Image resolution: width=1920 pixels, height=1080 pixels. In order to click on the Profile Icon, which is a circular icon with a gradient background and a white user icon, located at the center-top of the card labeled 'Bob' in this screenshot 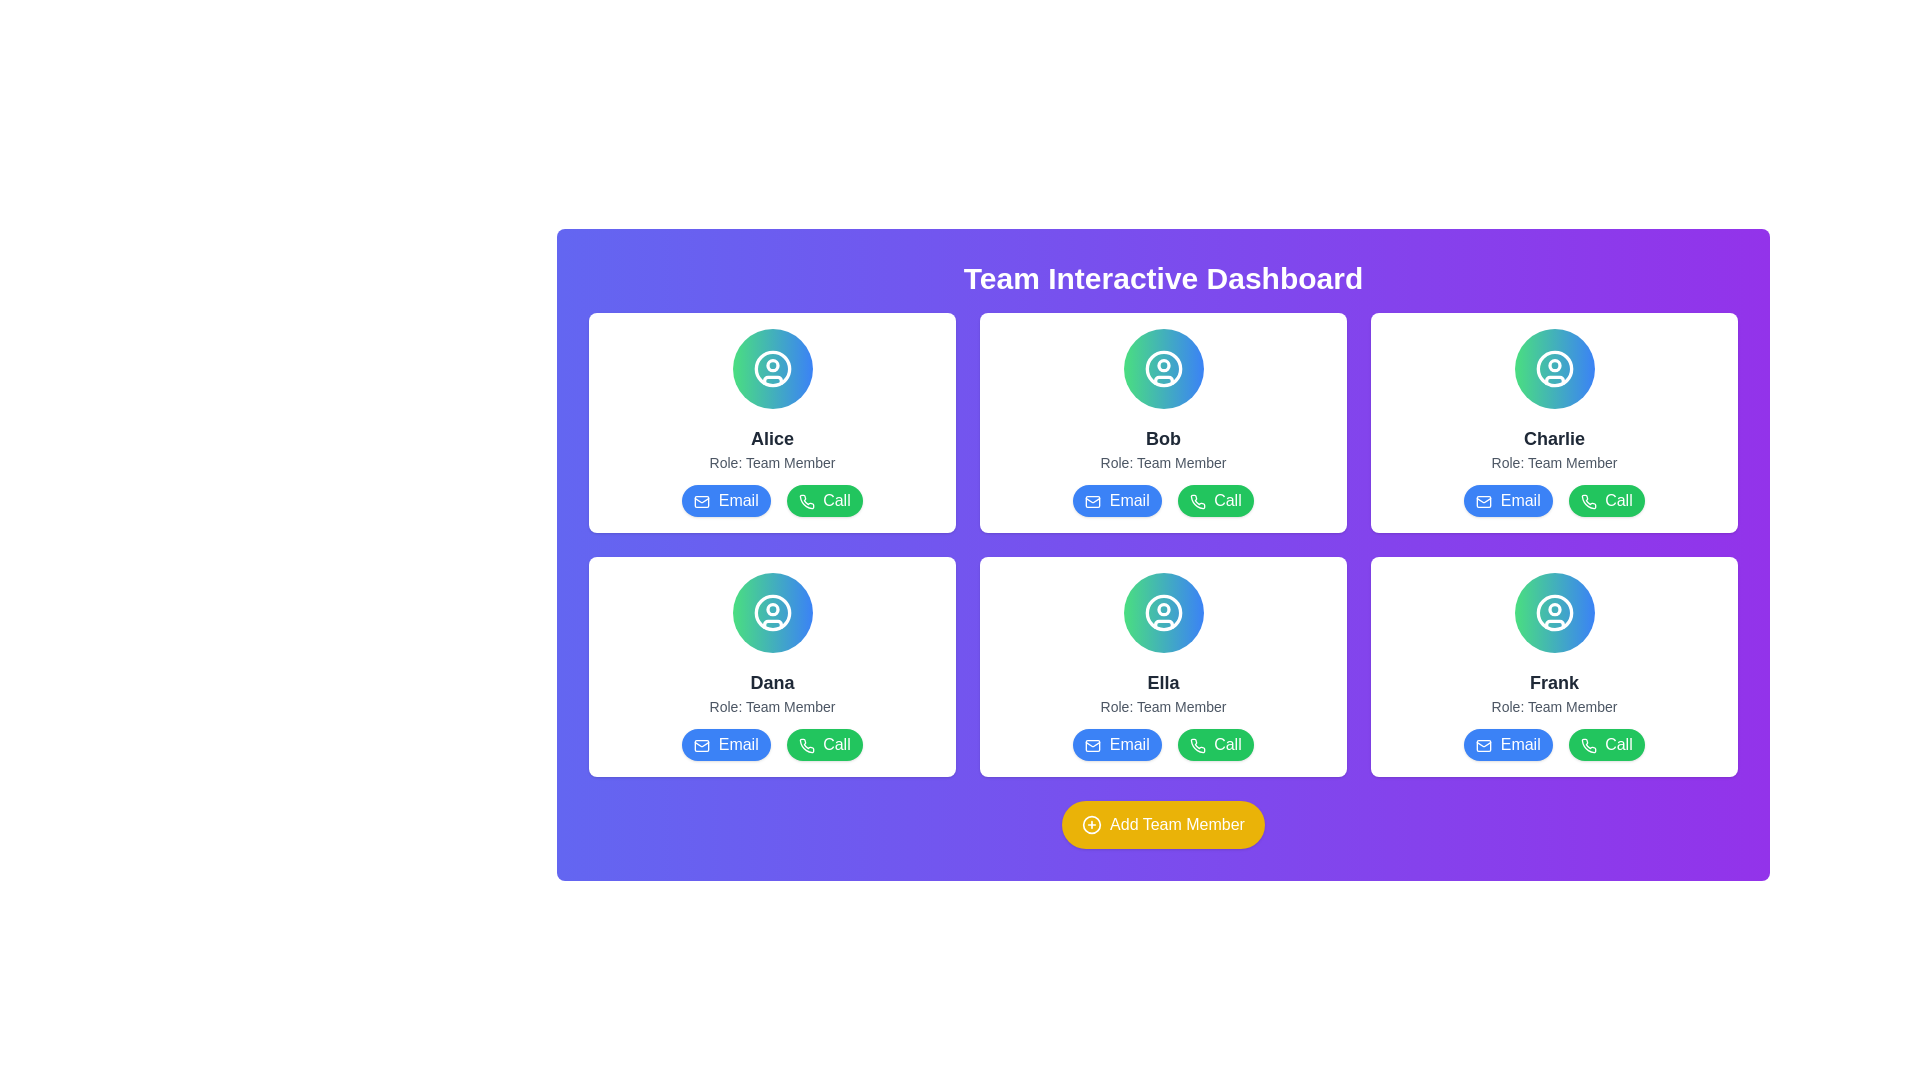, I will do `click(1163, 369)`.